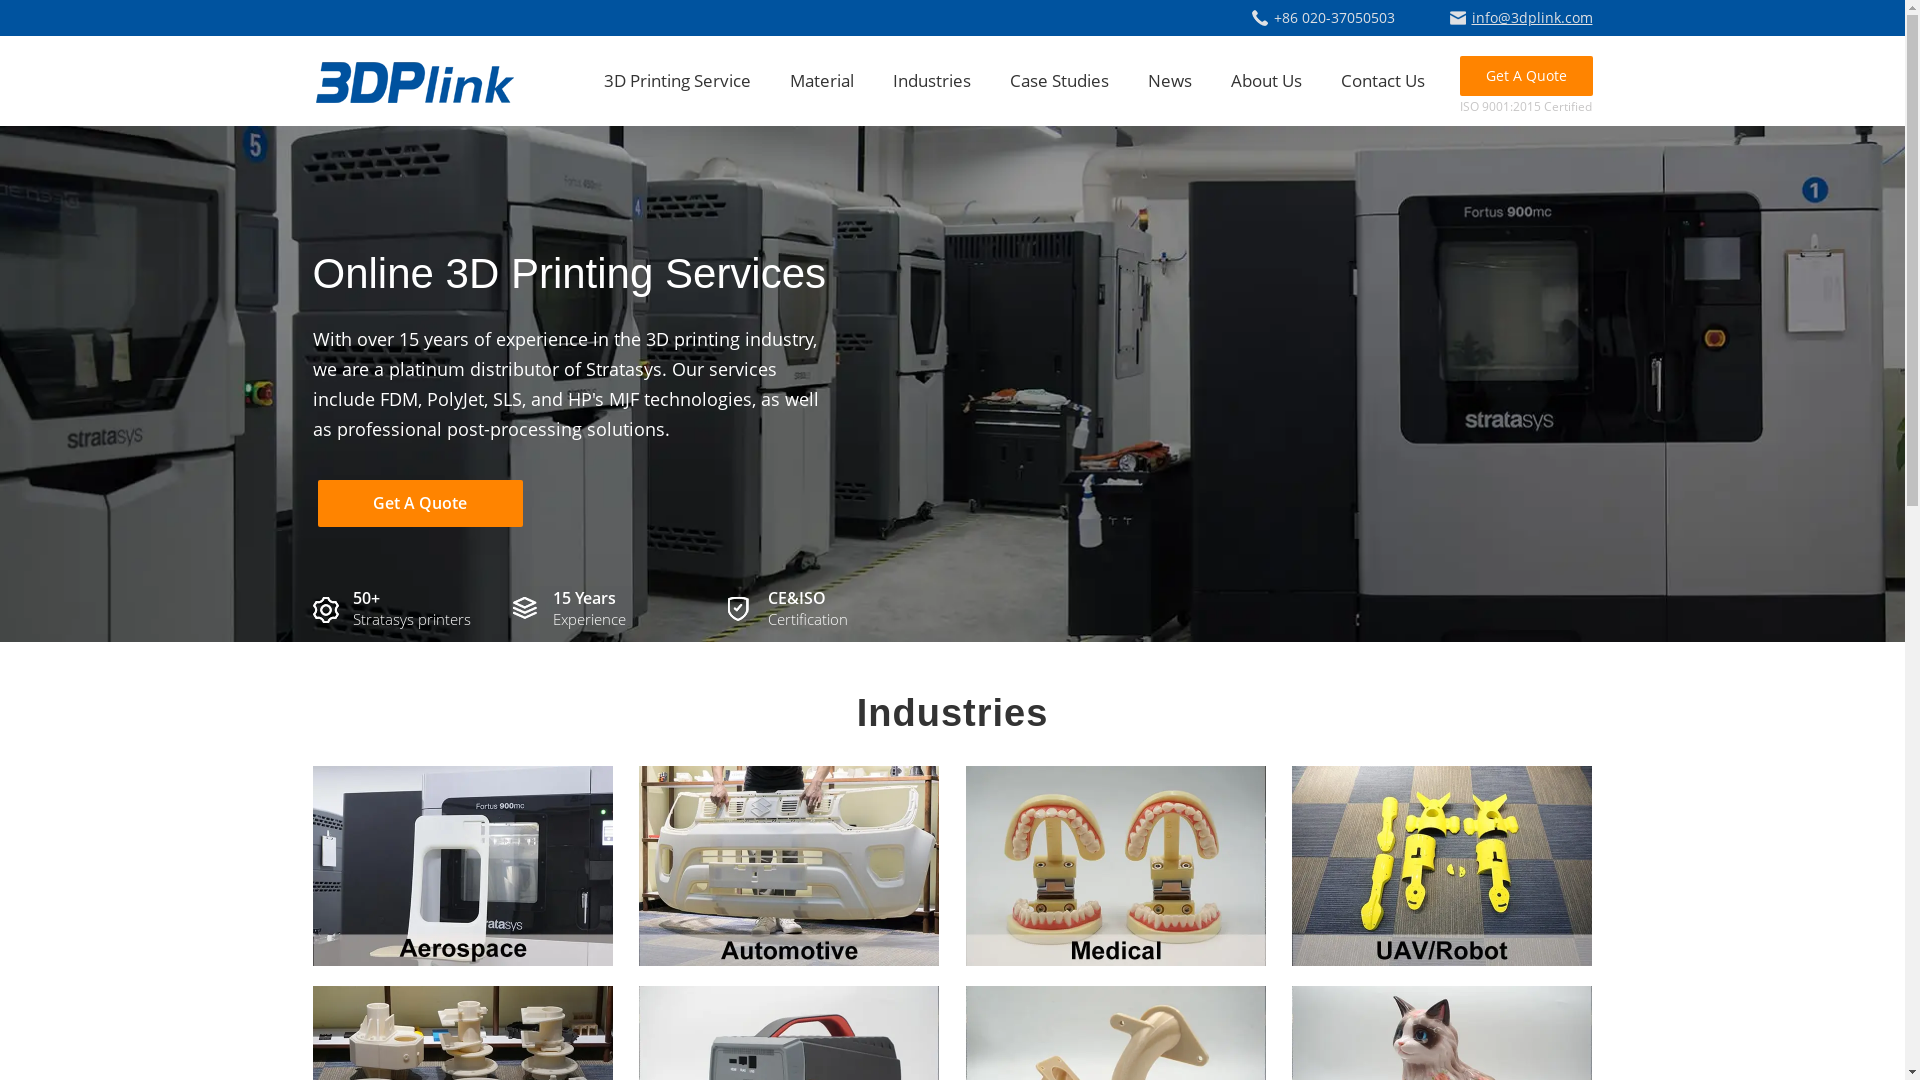 Image resolution: width=1920 pixels, height=1080 pixels. What do you see at coordinates (1058, 79) in the screenshot?
I see `'Case Studies'` at bounding box center [1058, 79].